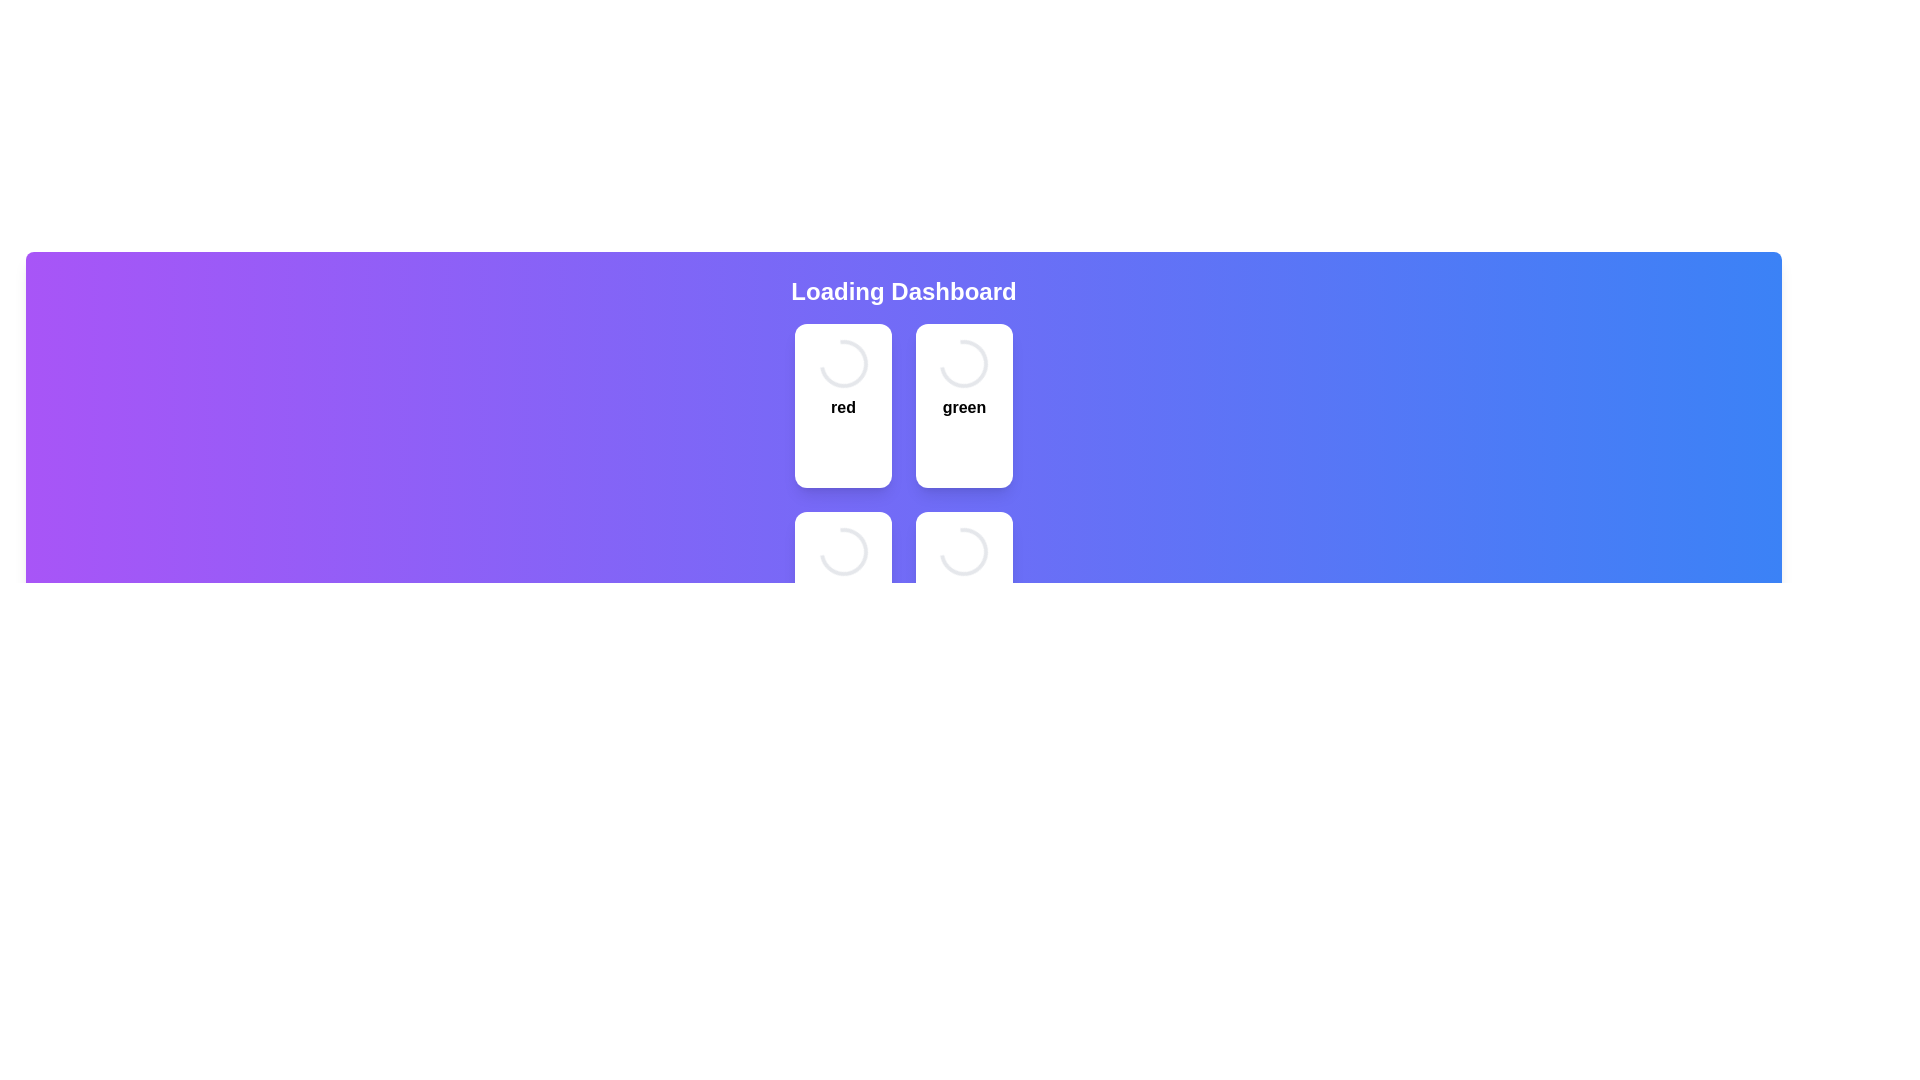 Image resolution: width=1920 pixels, height=1080 pixels. What do you see at coordinates (964, 407) in the screenshot?
I see `text label displaying the word 'green' which is styled in bold and located within a white card structure, positioned below a spinning circular indicator and above a button labeled 'Stop'` at bounding box center [964, 407].